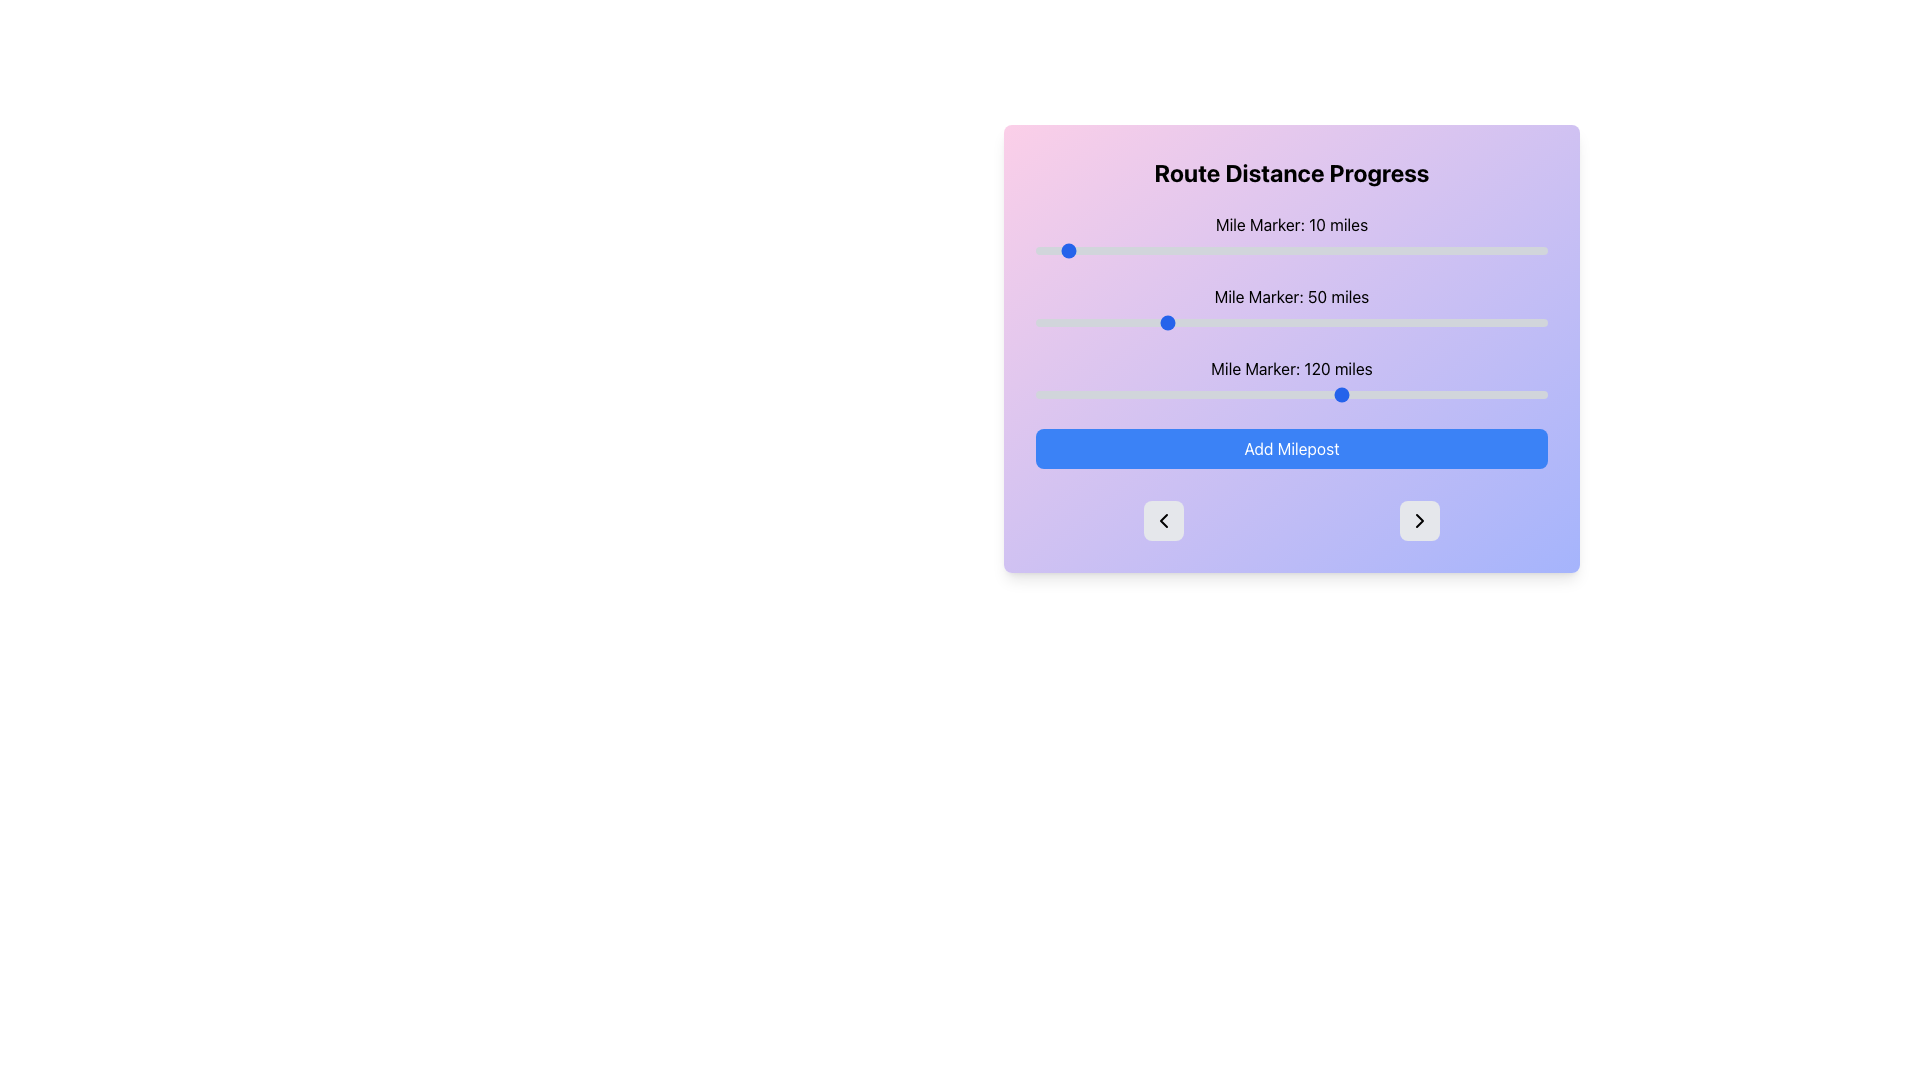  I want to click on the slider, so click(1252, 249).